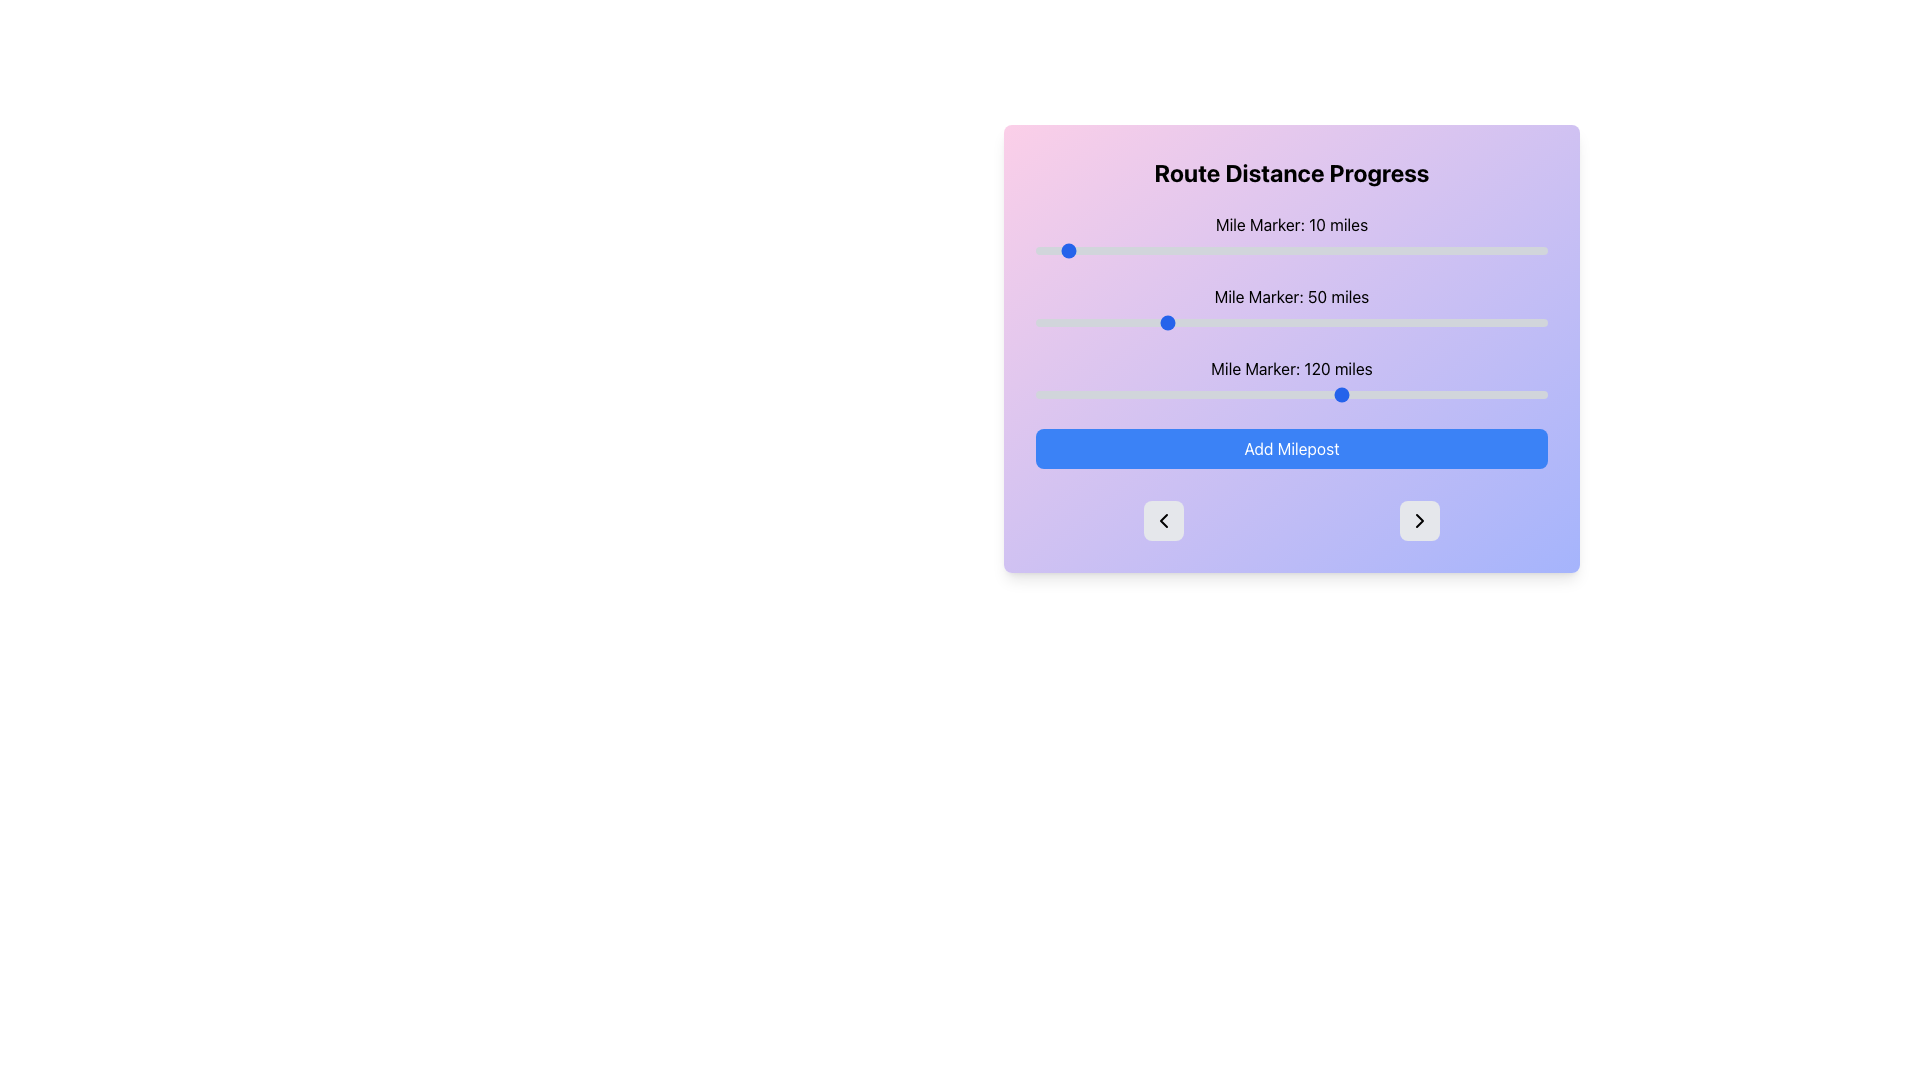  I want to click on the slider, so click(1252, 249).